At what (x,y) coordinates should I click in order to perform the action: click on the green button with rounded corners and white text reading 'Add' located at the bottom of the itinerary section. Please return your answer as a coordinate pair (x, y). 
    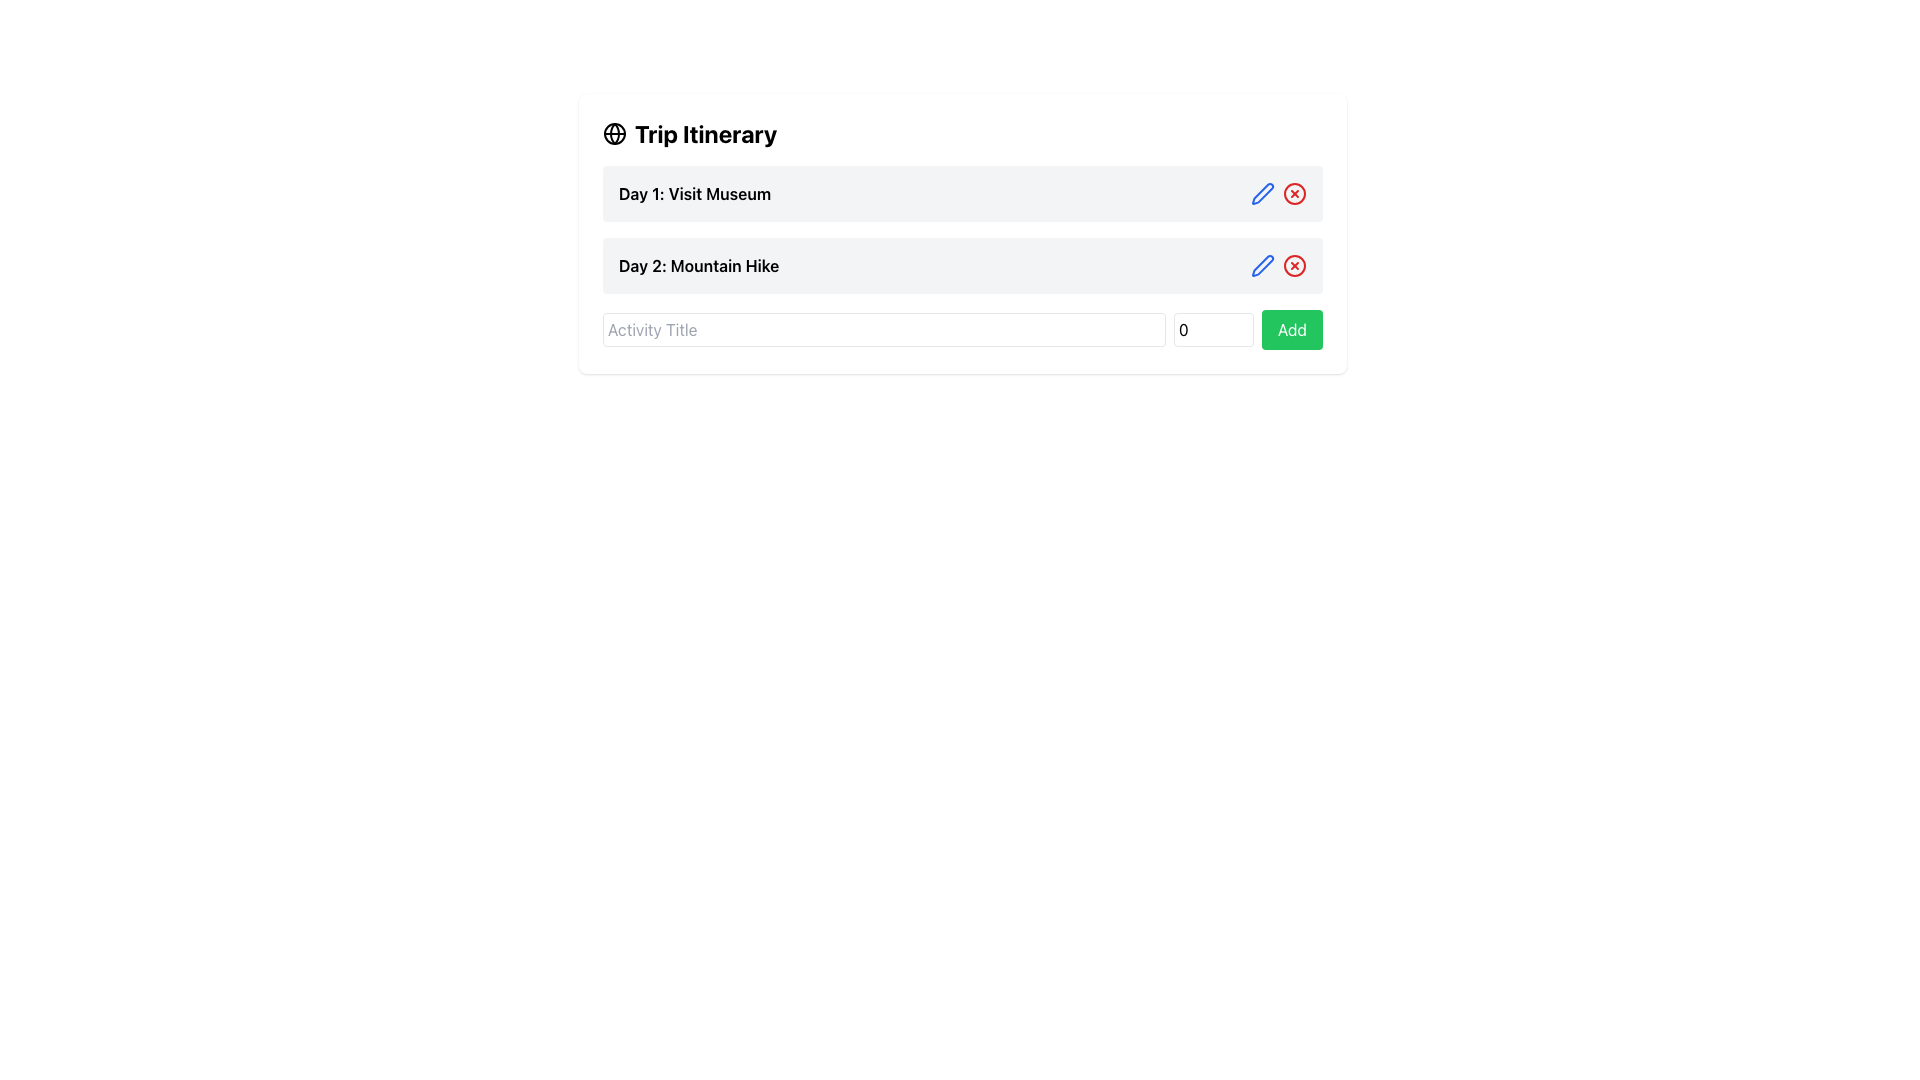
    Looking at the image, I should click on (1291, 329).